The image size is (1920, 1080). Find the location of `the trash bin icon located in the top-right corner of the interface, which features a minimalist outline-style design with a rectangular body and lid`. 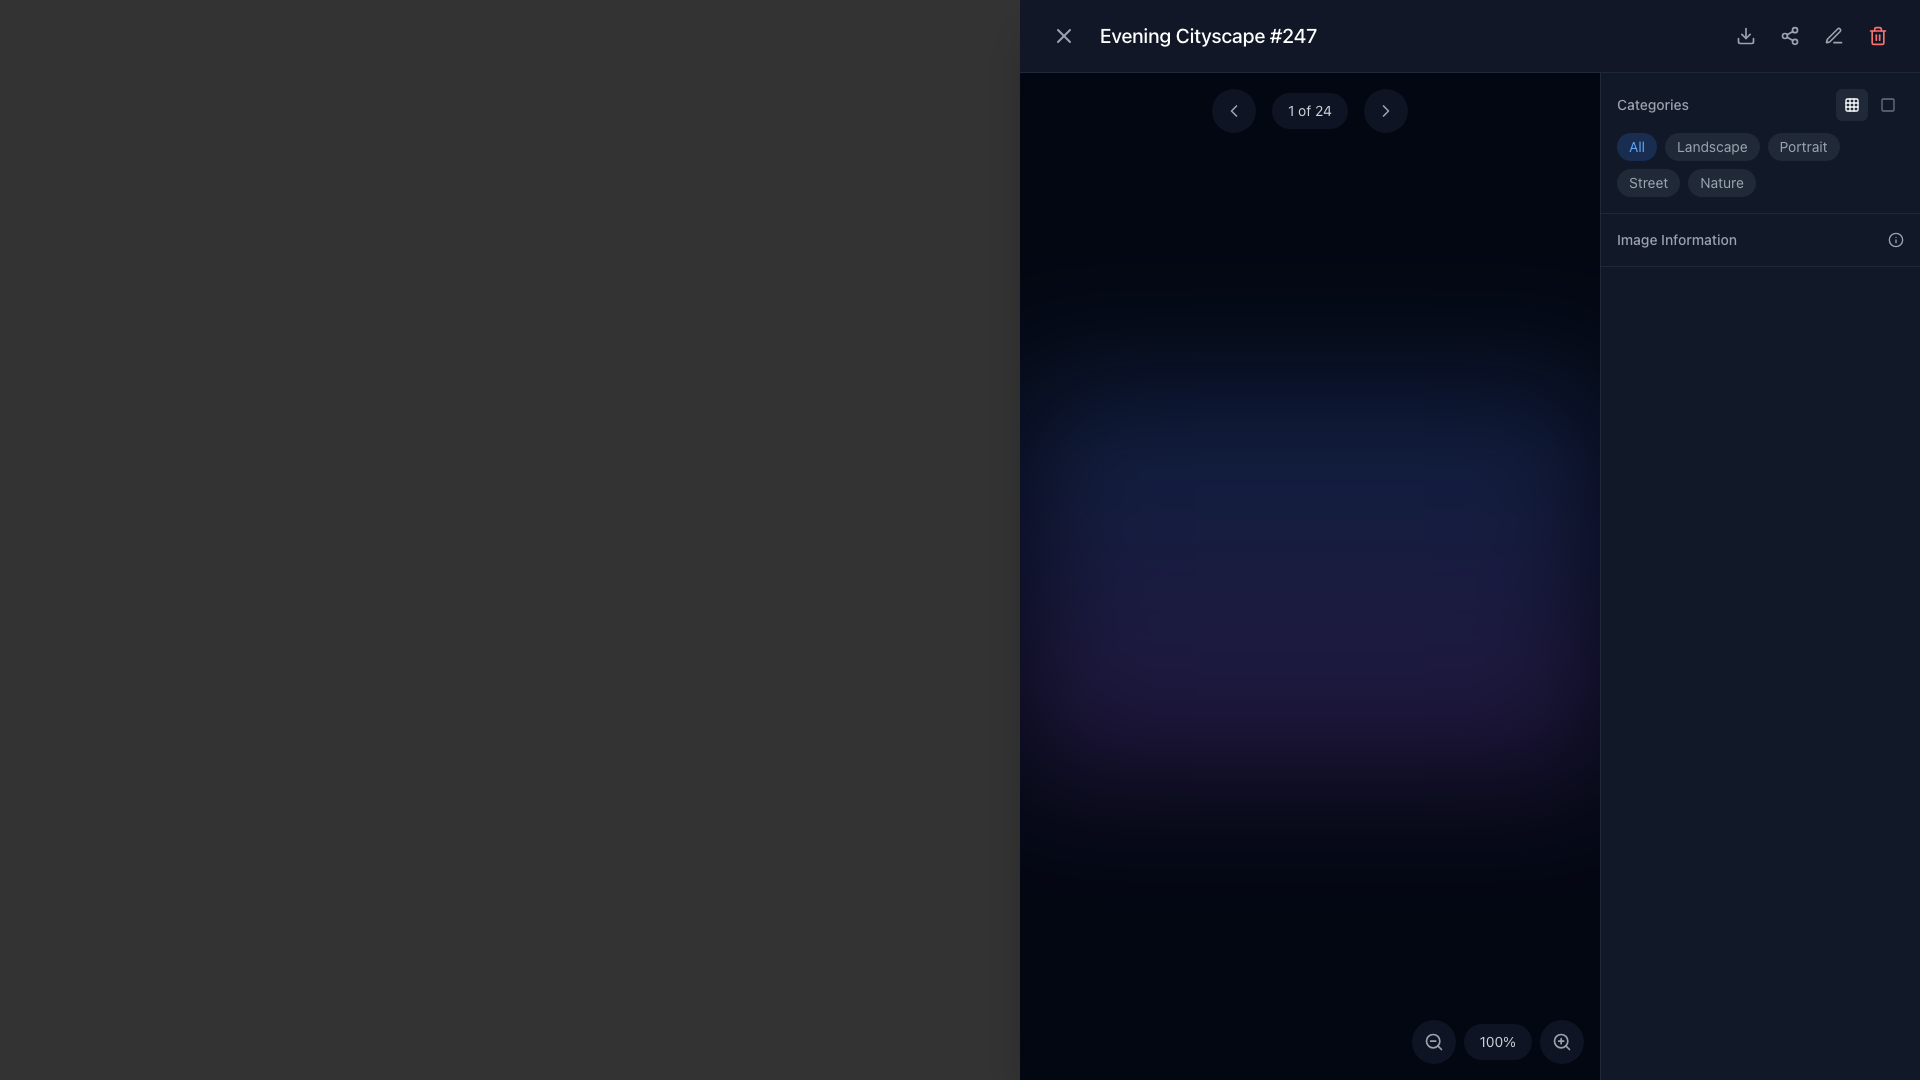

the trash bin icon located in the top-right corner of the interface, which features a minimalist outline-style design with a rectangular body and lid is located at coordinates (1876, 35).